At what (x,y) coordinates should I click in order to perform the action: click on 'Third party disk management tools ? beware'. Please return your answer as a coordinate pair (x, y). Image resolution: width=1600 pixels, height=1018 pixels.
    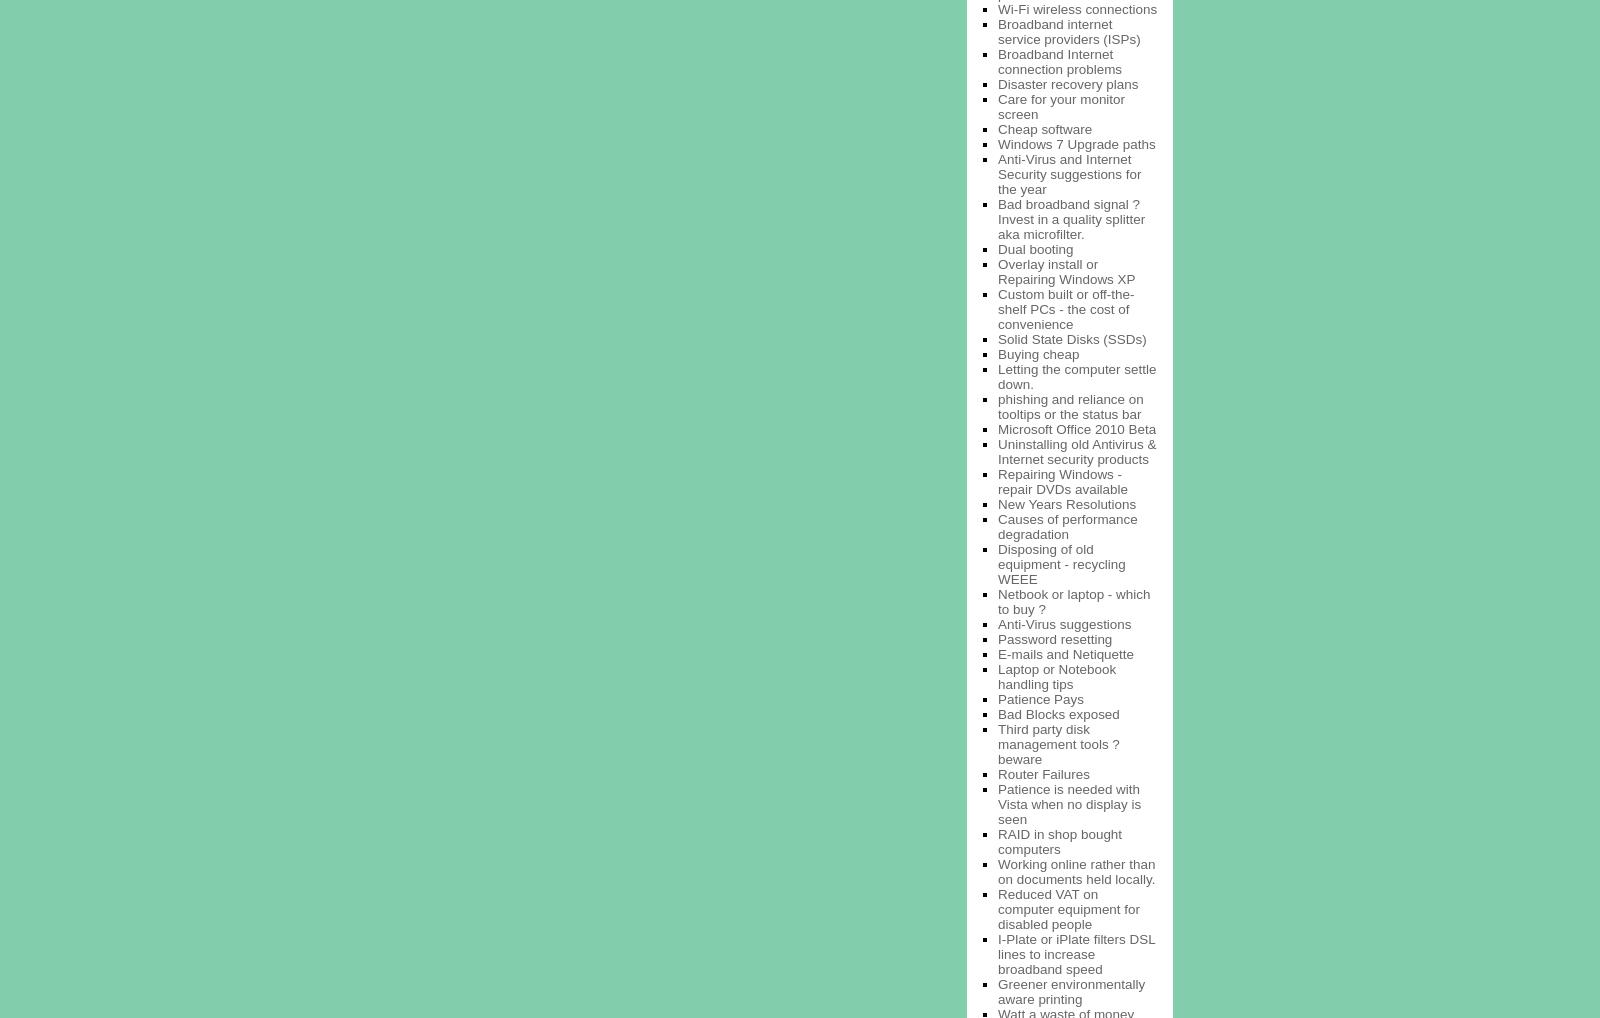
    Looking at the image, I should click on (997, 742).